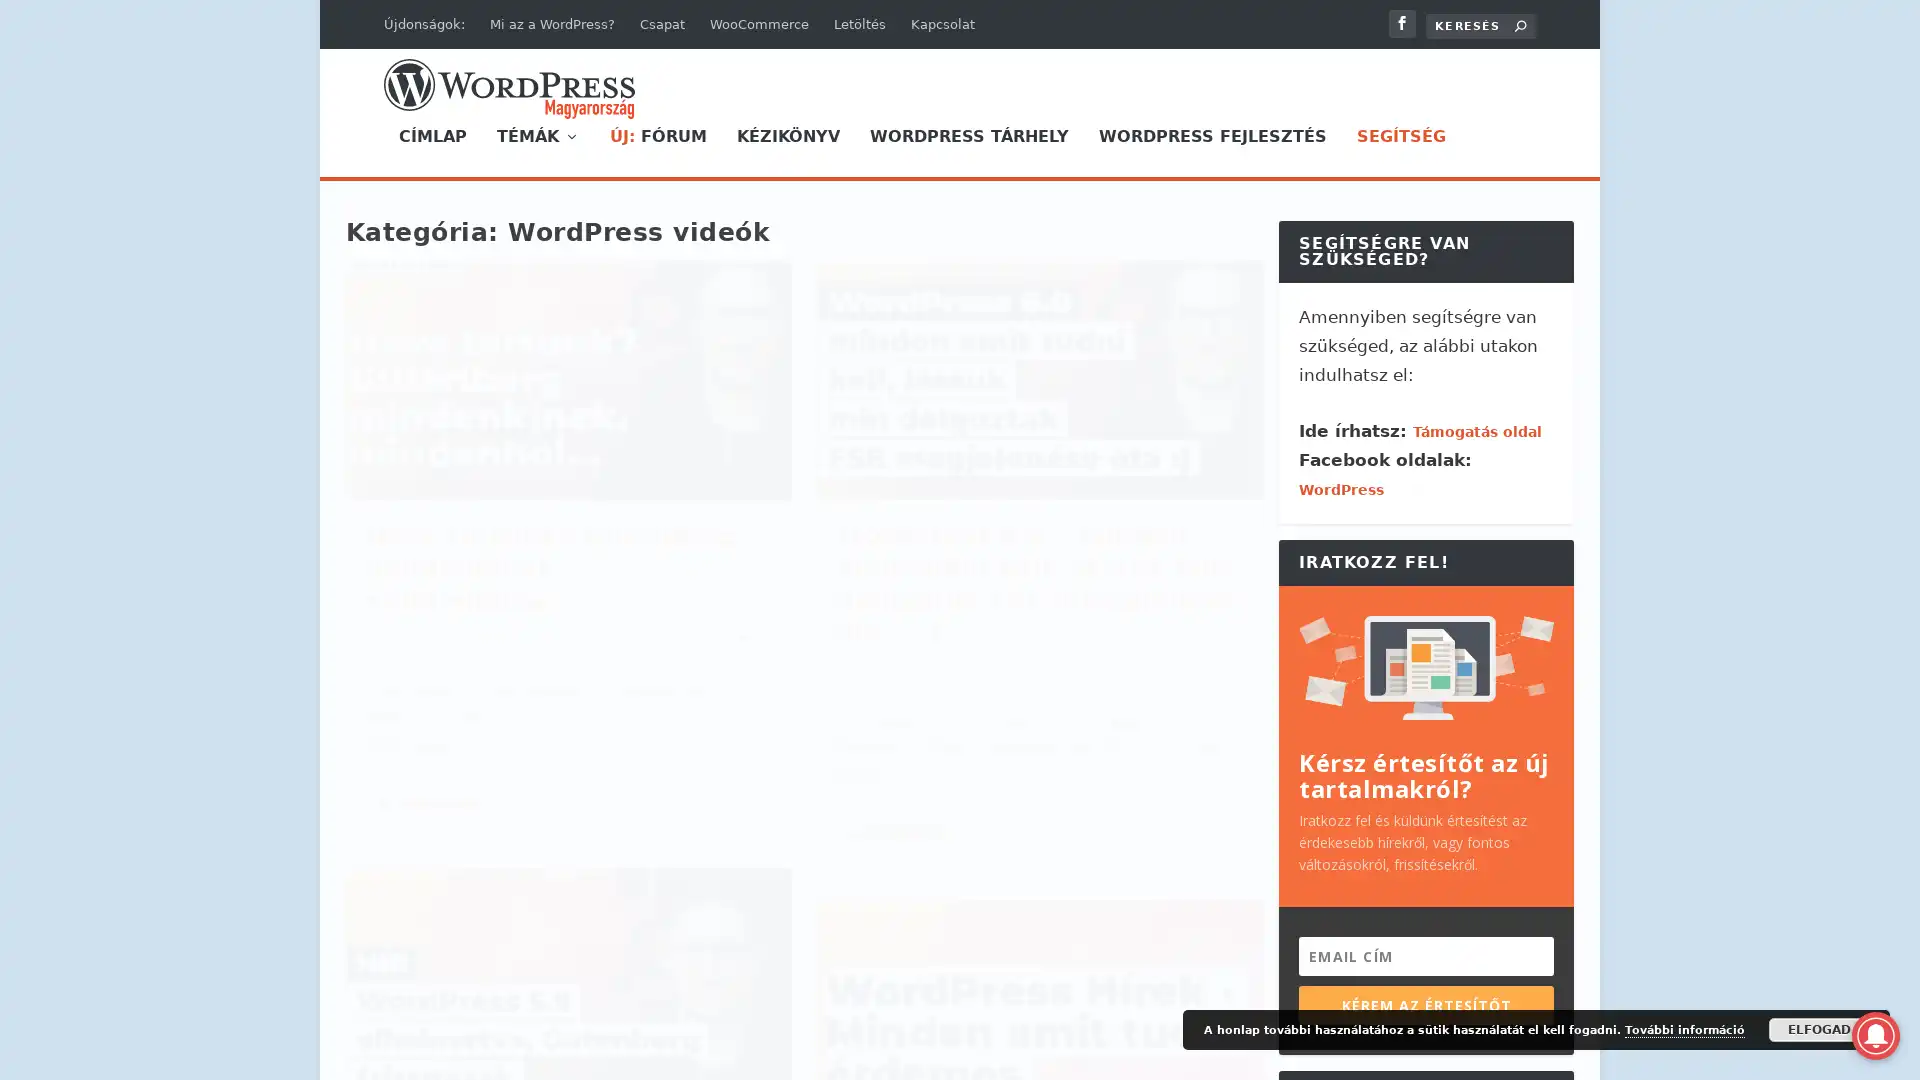 This screenshot has width=1920, height=1080. I want to click on KEREM AZ ERTESITOT, so click(1425, 1004).